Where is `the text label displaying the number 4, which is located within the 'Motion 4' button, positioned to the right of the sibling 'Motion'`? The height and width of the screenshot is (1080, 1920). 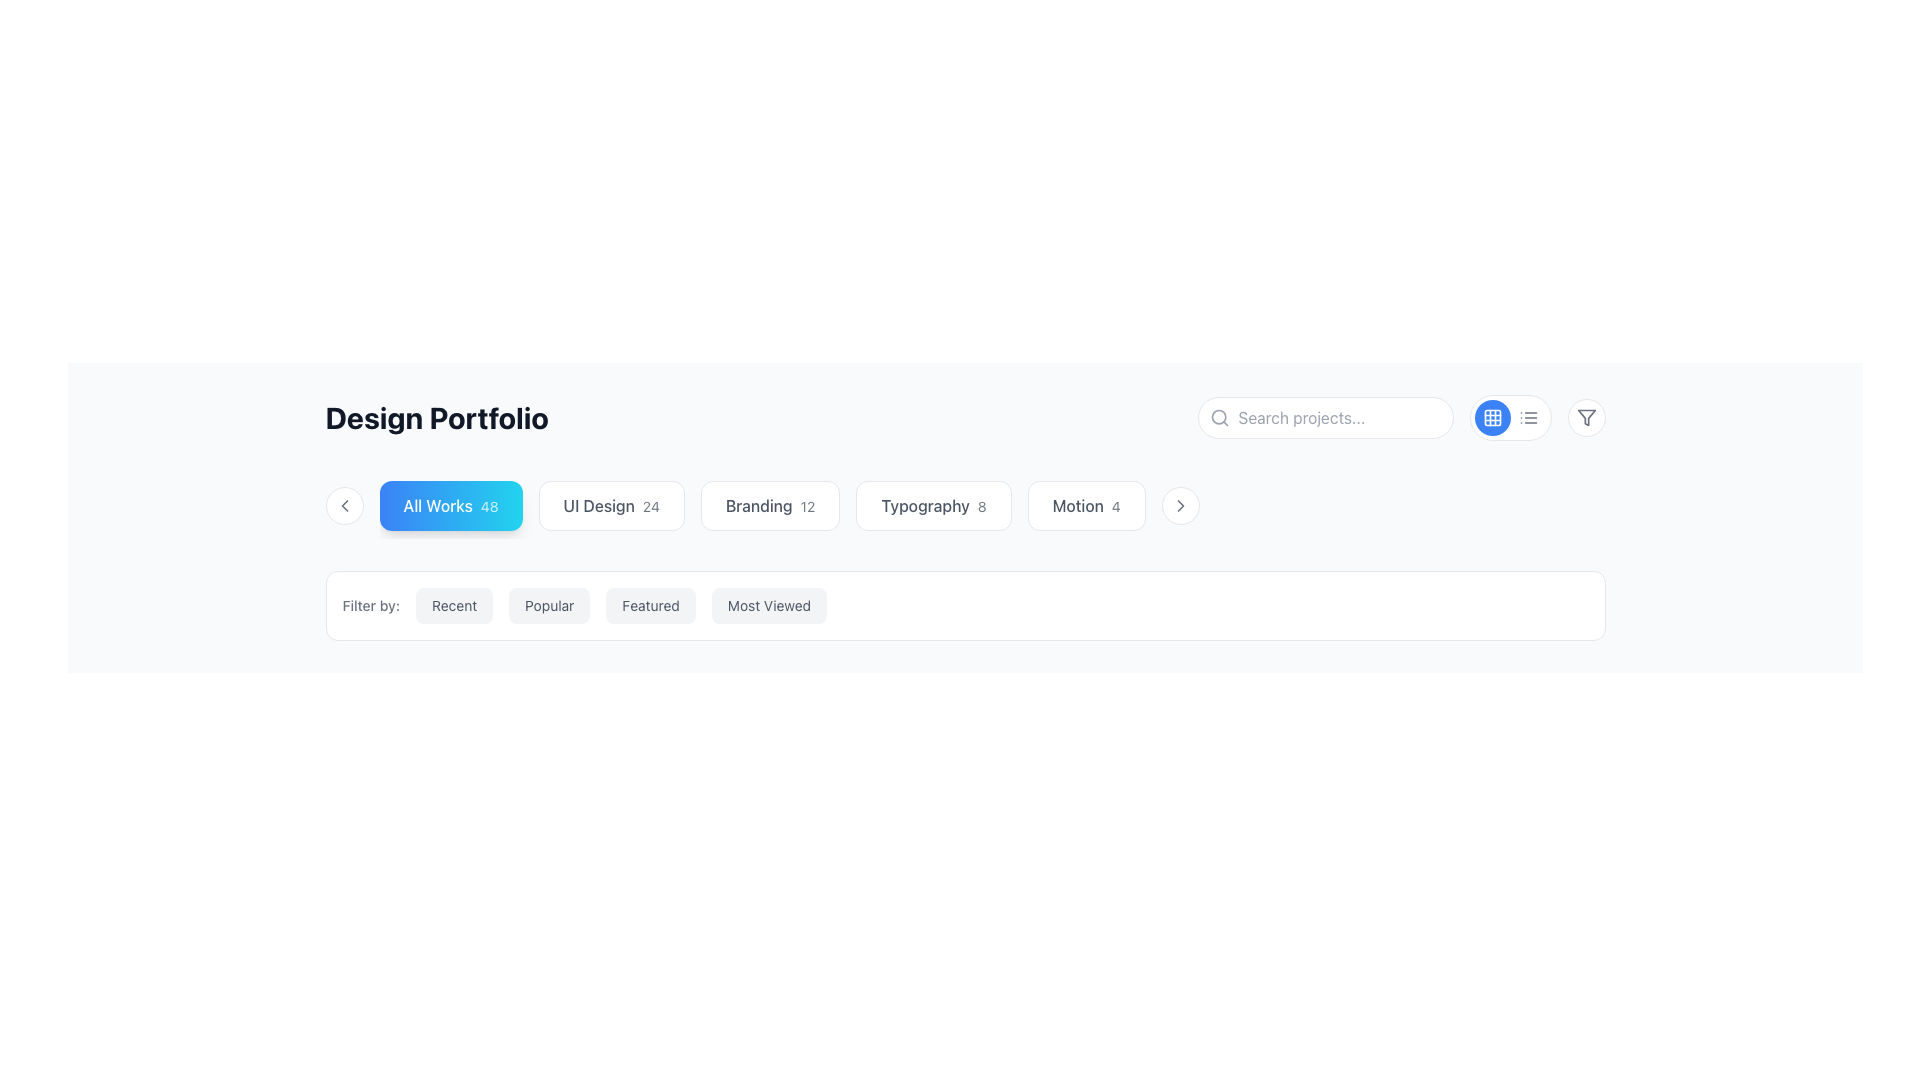
the text label displaying the number 4, which is located within the 'Motion 4' button, positioned to the right of the sibling 'Motion' is located at coordinates (1115, 505).